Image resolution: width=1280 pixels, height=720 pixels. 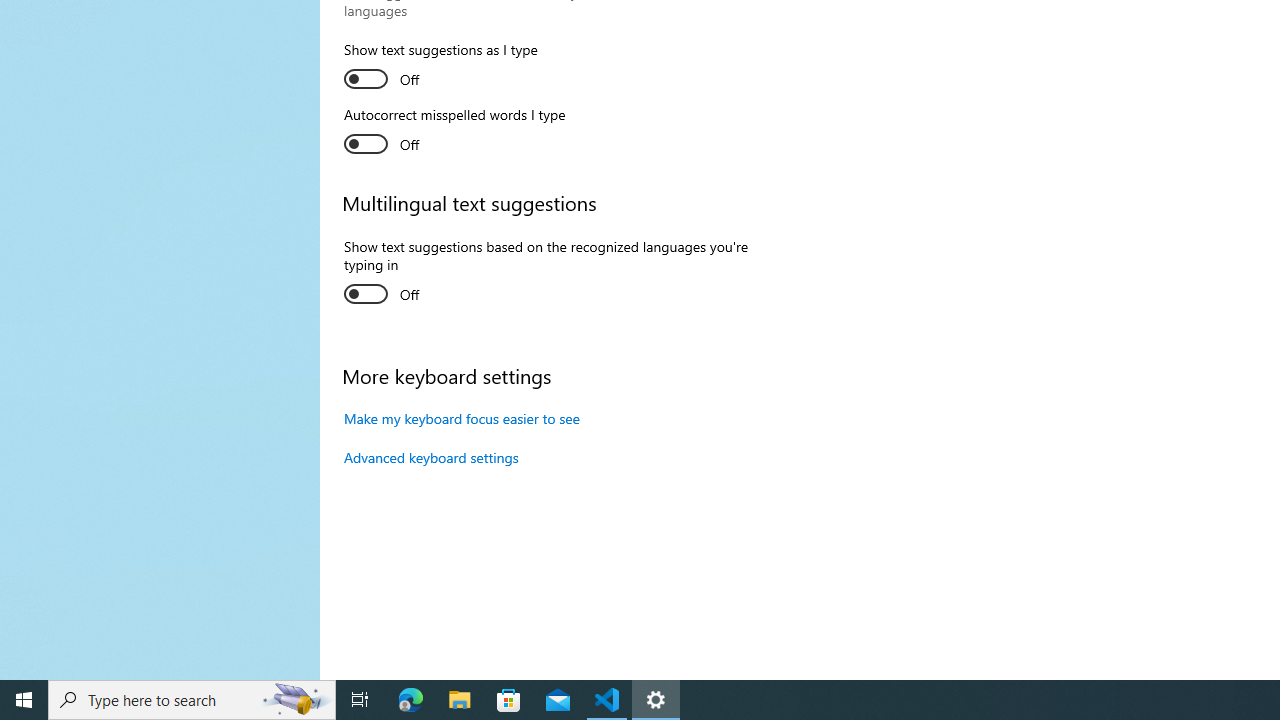 What do you see at coordinates (192, 698) in the screenshot?
I see `'Type here to search'` at bounding box center [192, 698].